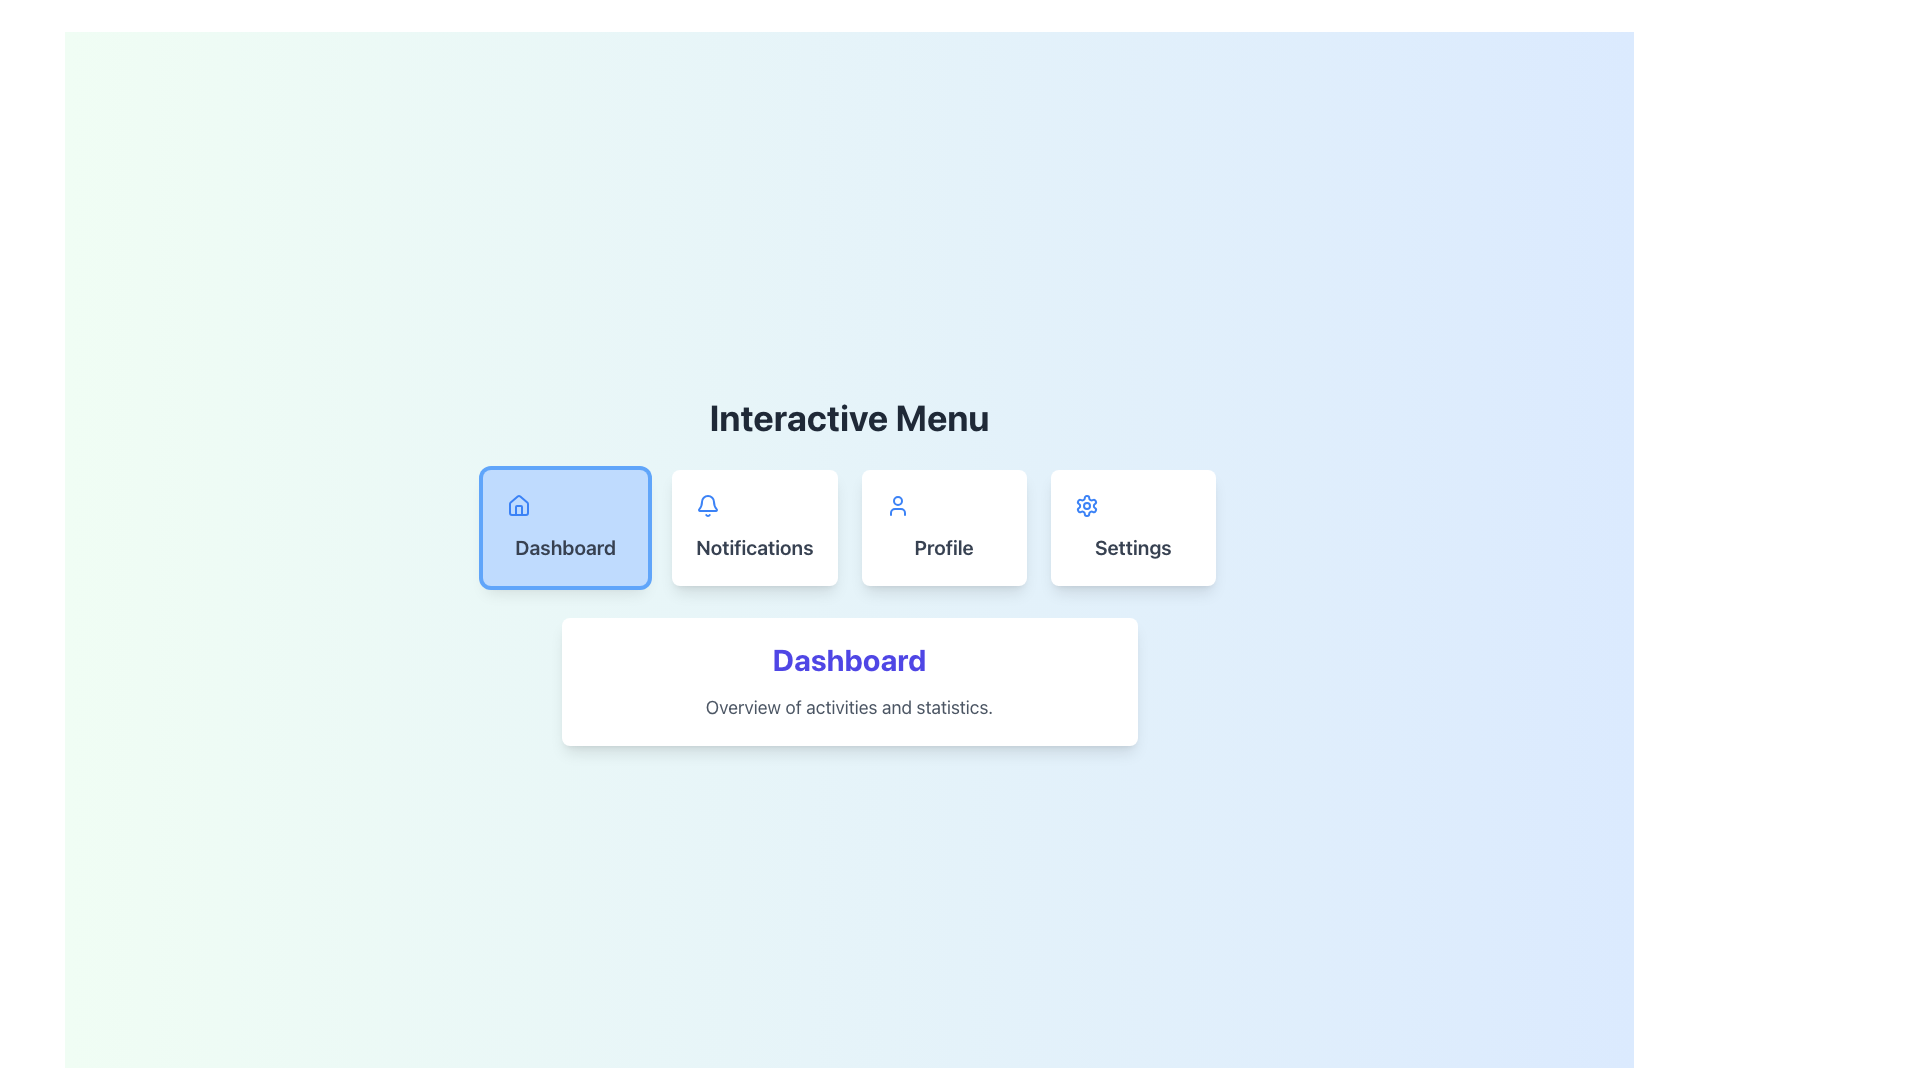 This screenshot has height=1080, width=1920. Describe the element at coordinates (708, 504) in the screenshot. I see `the Notifications icon, which serves as a visual indicator for the notifications section in the interactive menu` at that location.